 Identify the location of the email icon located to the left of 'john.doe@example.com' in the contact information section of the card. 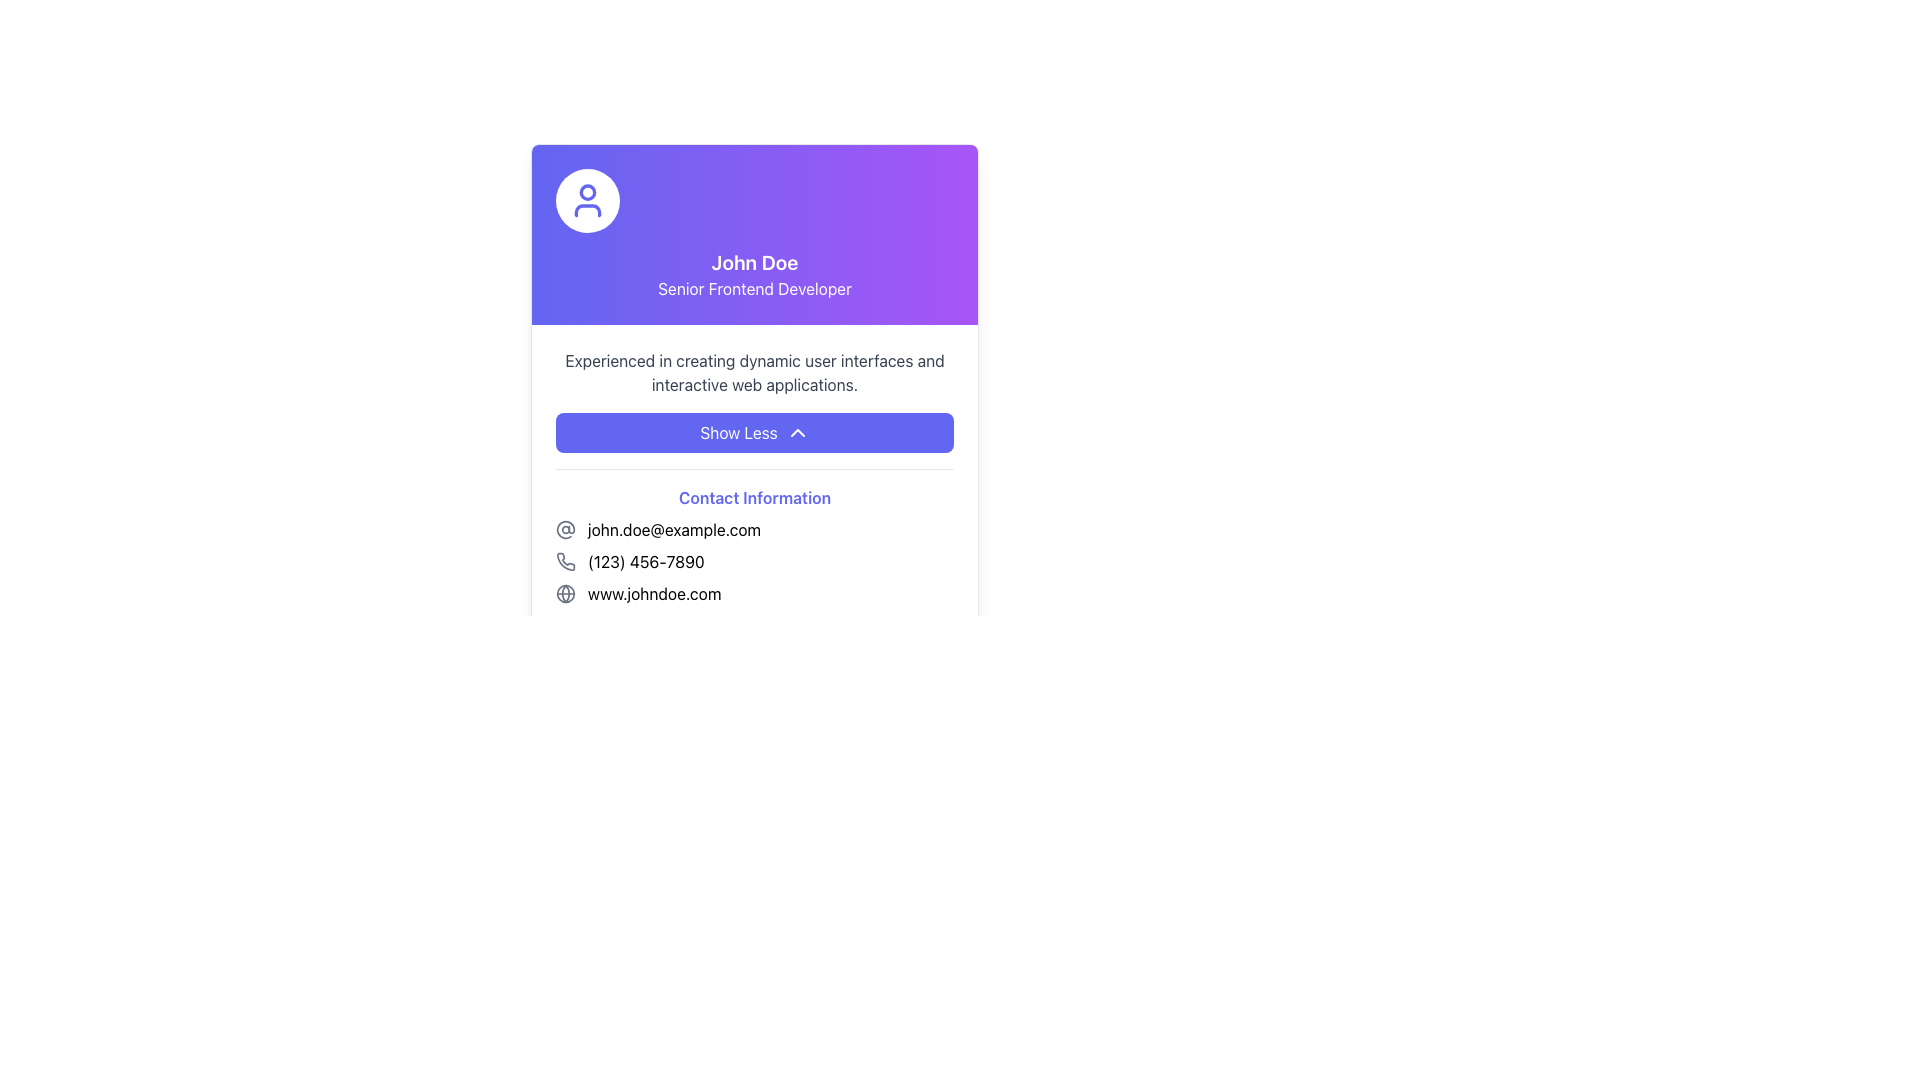
(565, 528).